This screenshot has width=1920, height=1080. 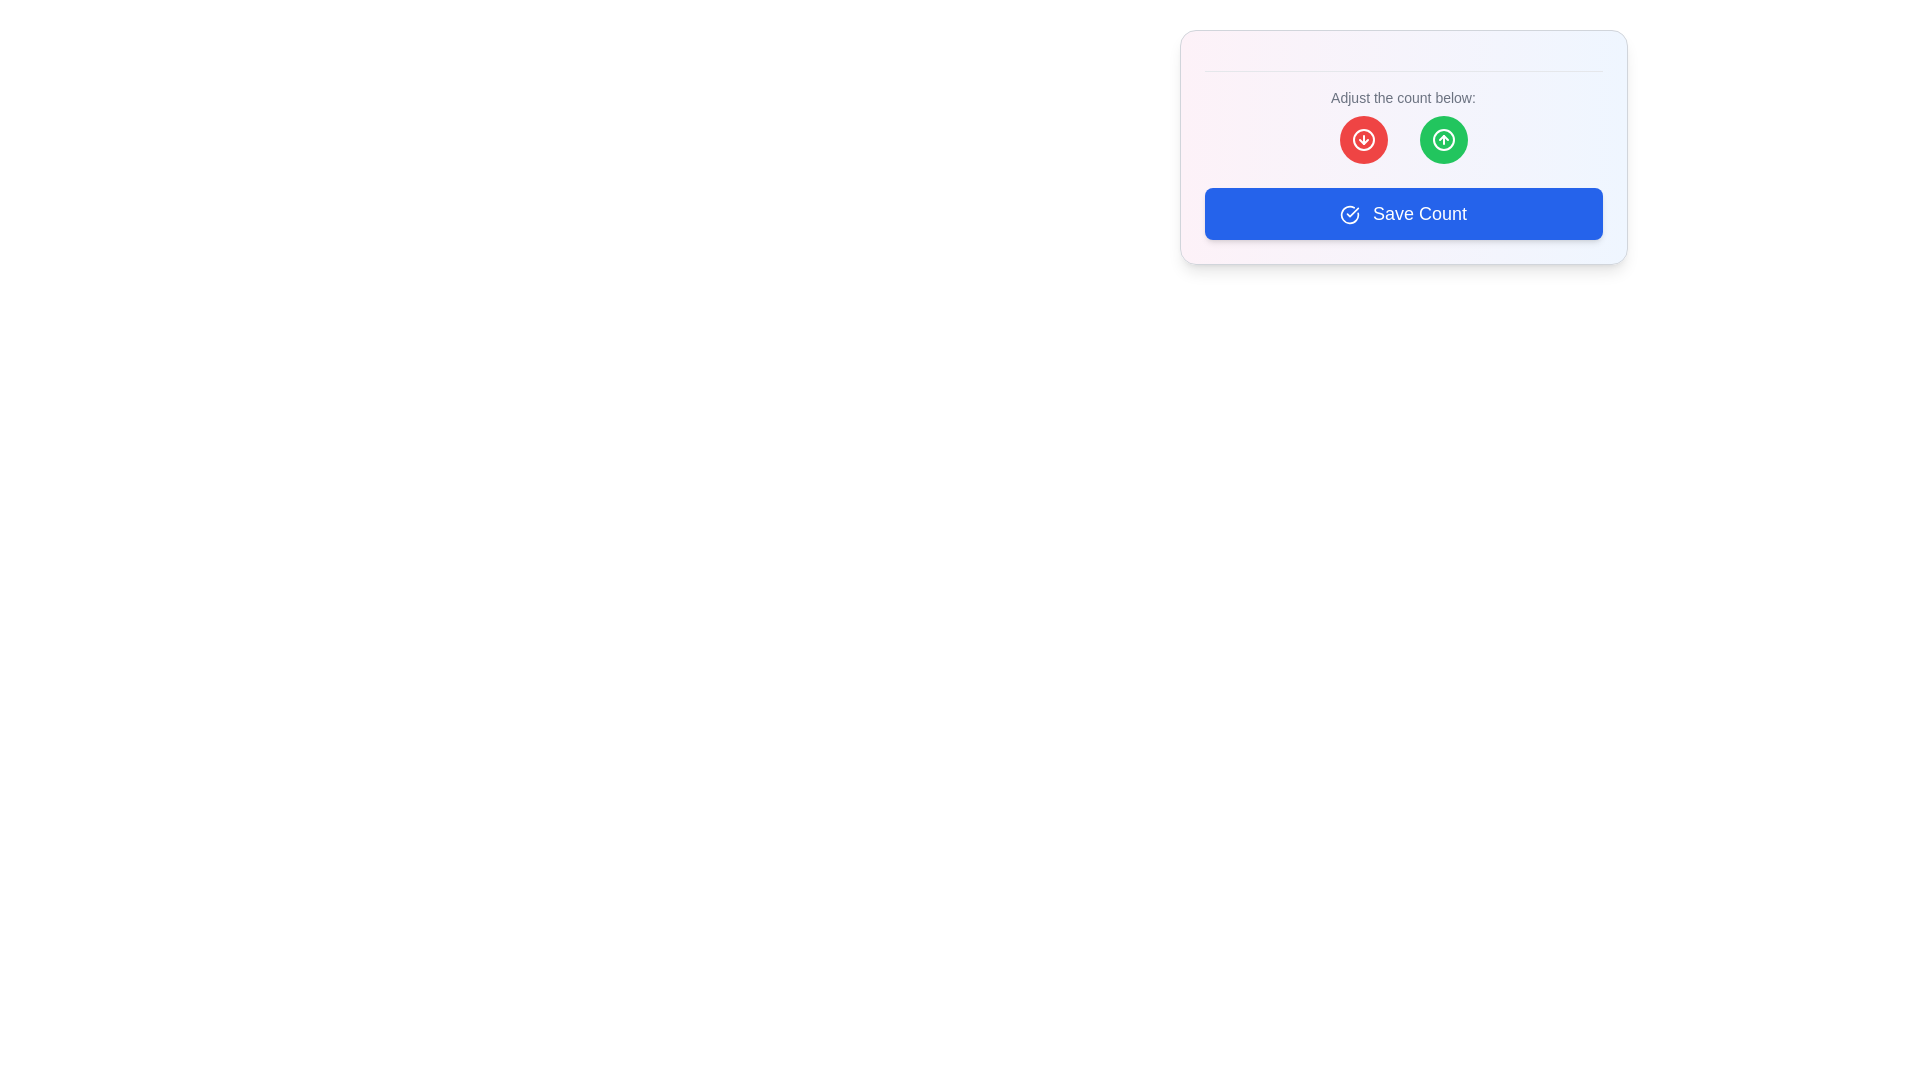 I want to click on the left button in the red and green button pair, so click(x=1362, y=138).